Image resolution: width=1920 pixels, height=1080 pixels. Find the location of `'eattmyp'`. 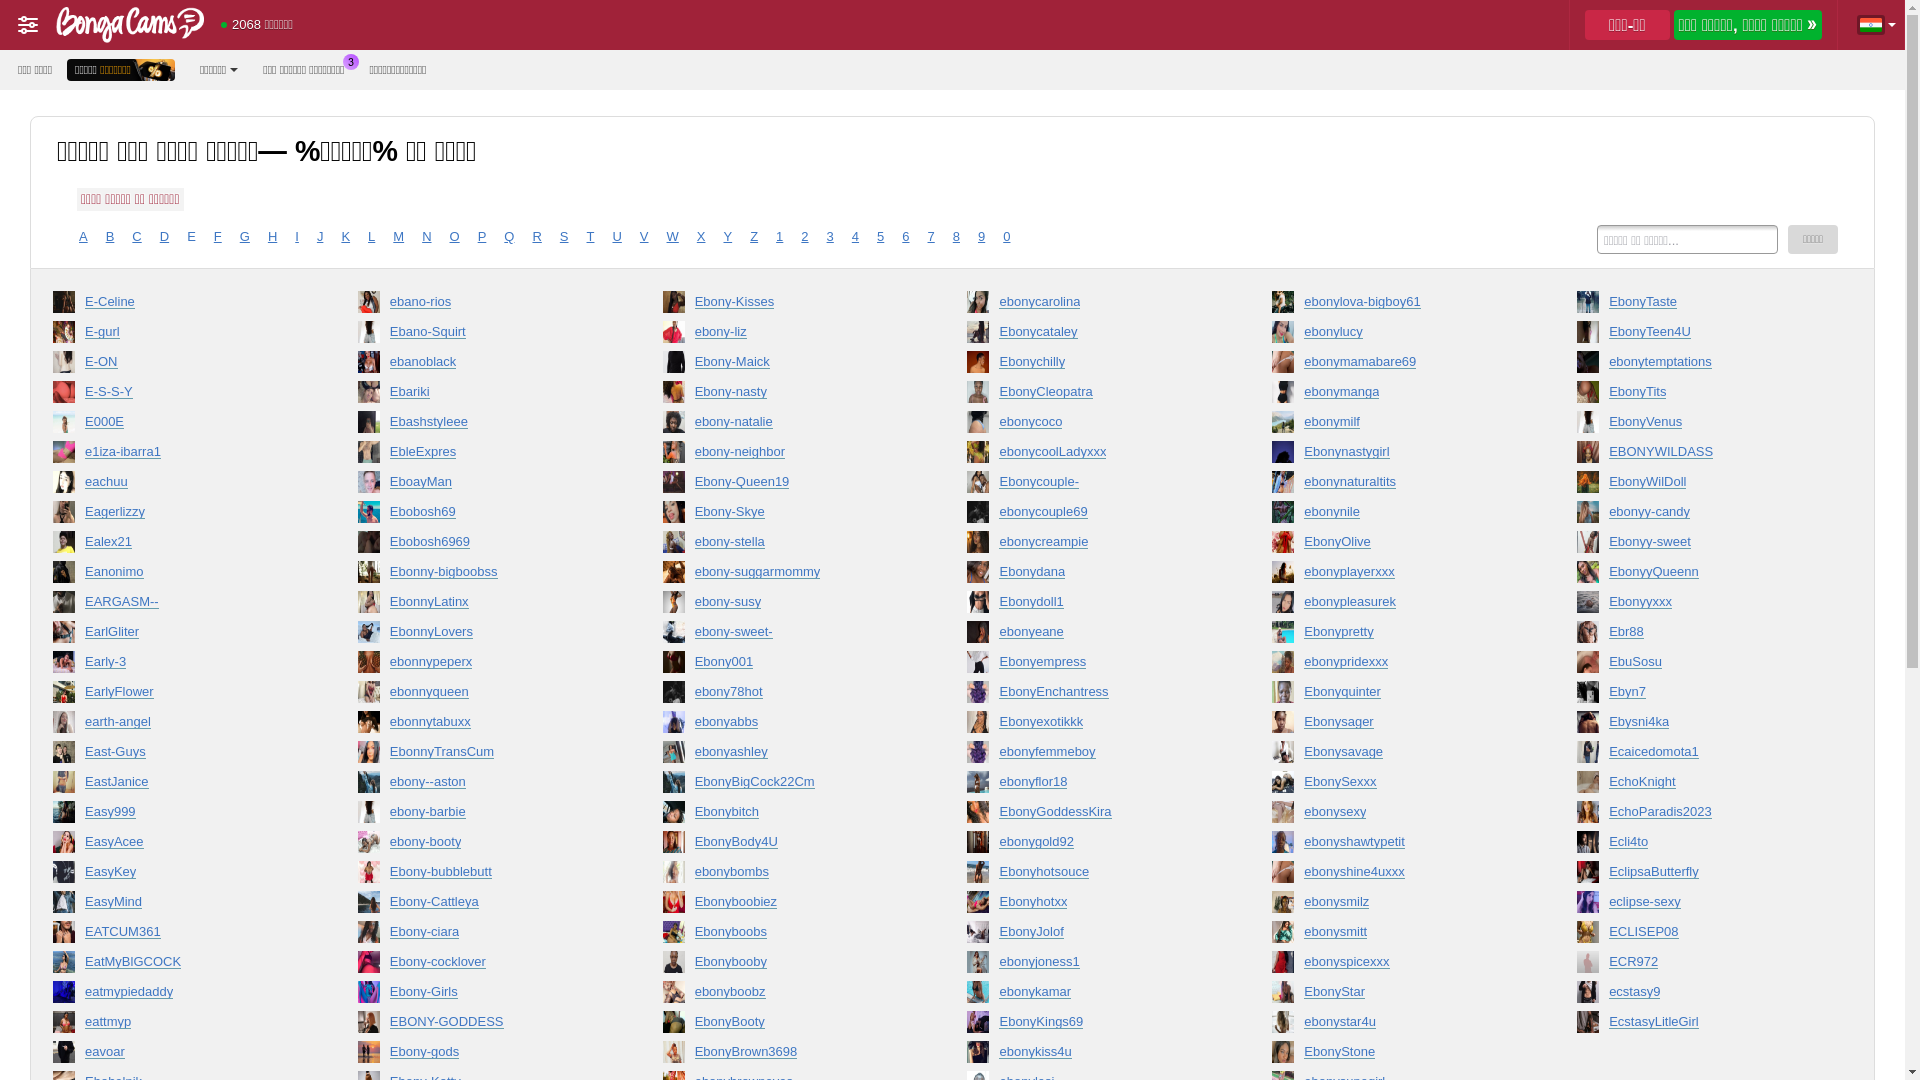

'eattmyp' is located at coordinates (177, 1026).